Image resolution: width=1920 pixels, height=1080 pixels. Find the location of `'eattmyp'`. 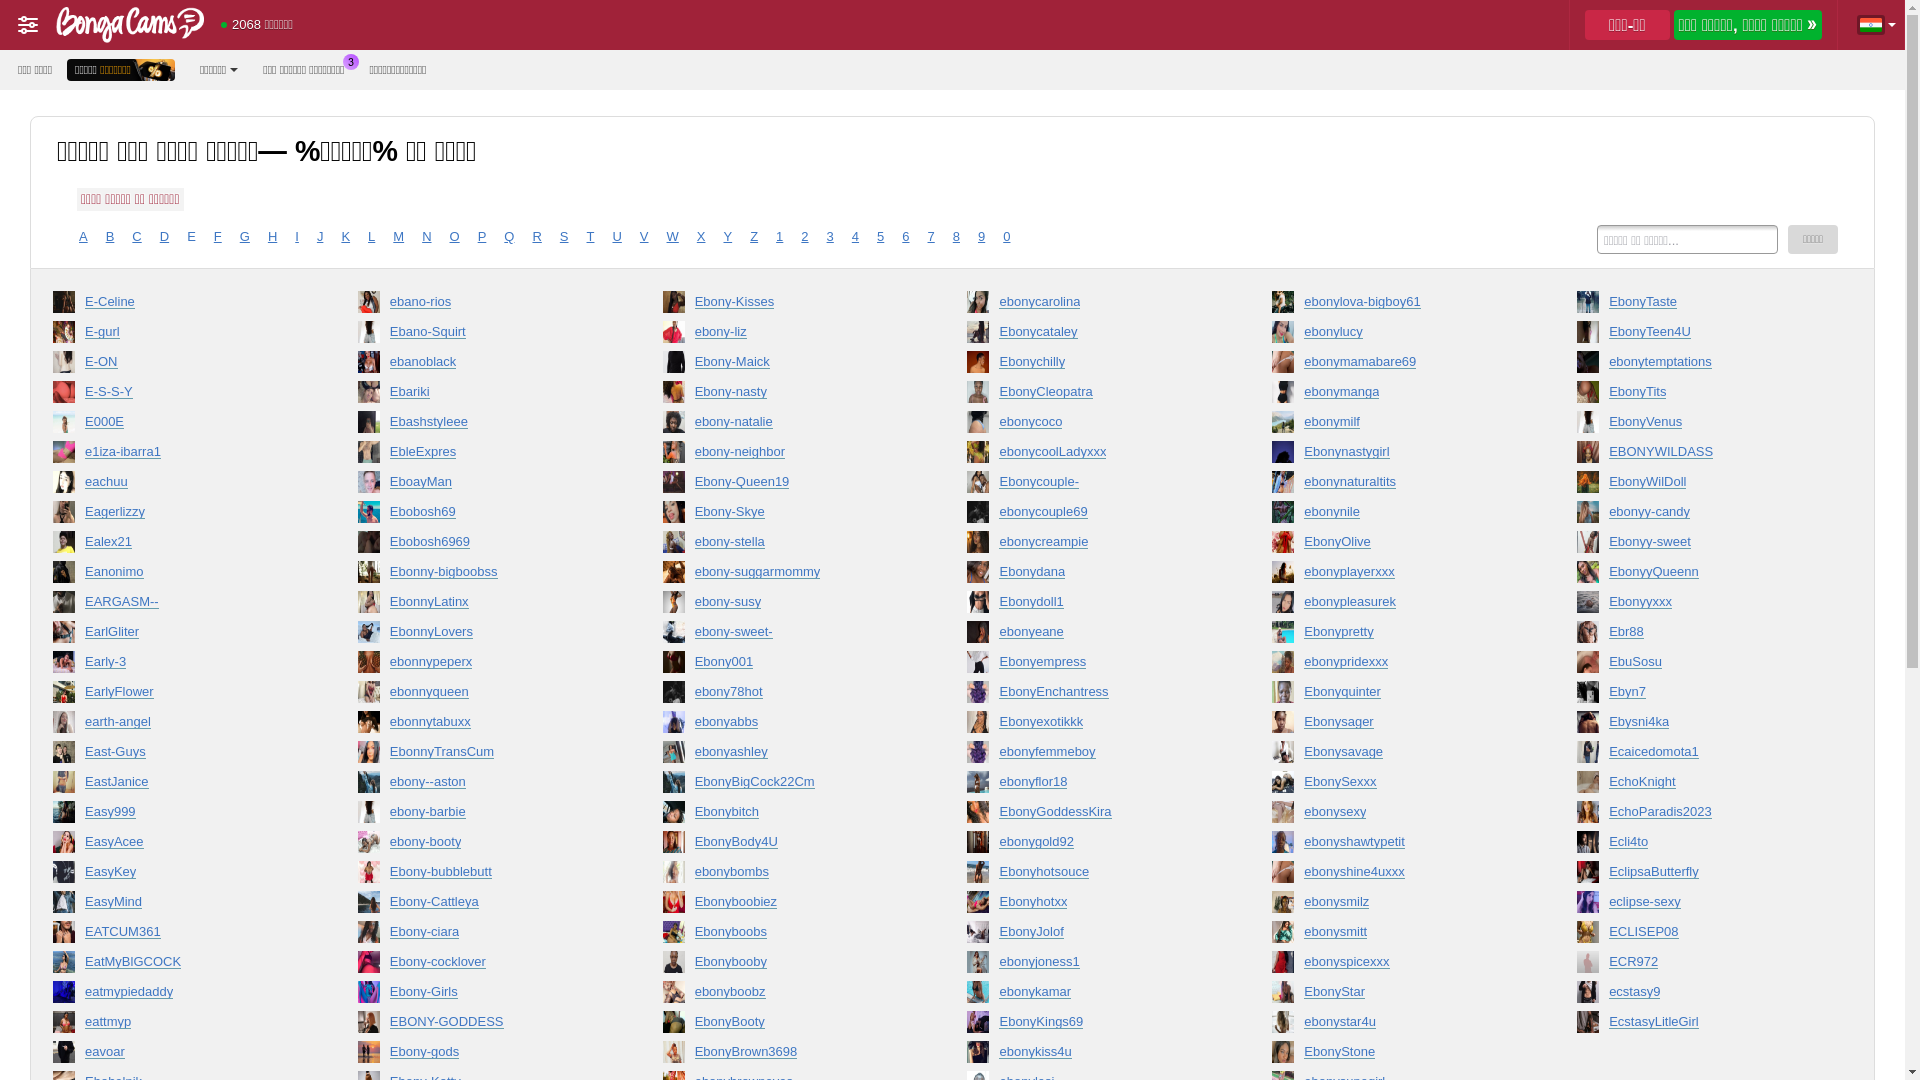

'eattmyp' is located at coordinates (177, 1026).